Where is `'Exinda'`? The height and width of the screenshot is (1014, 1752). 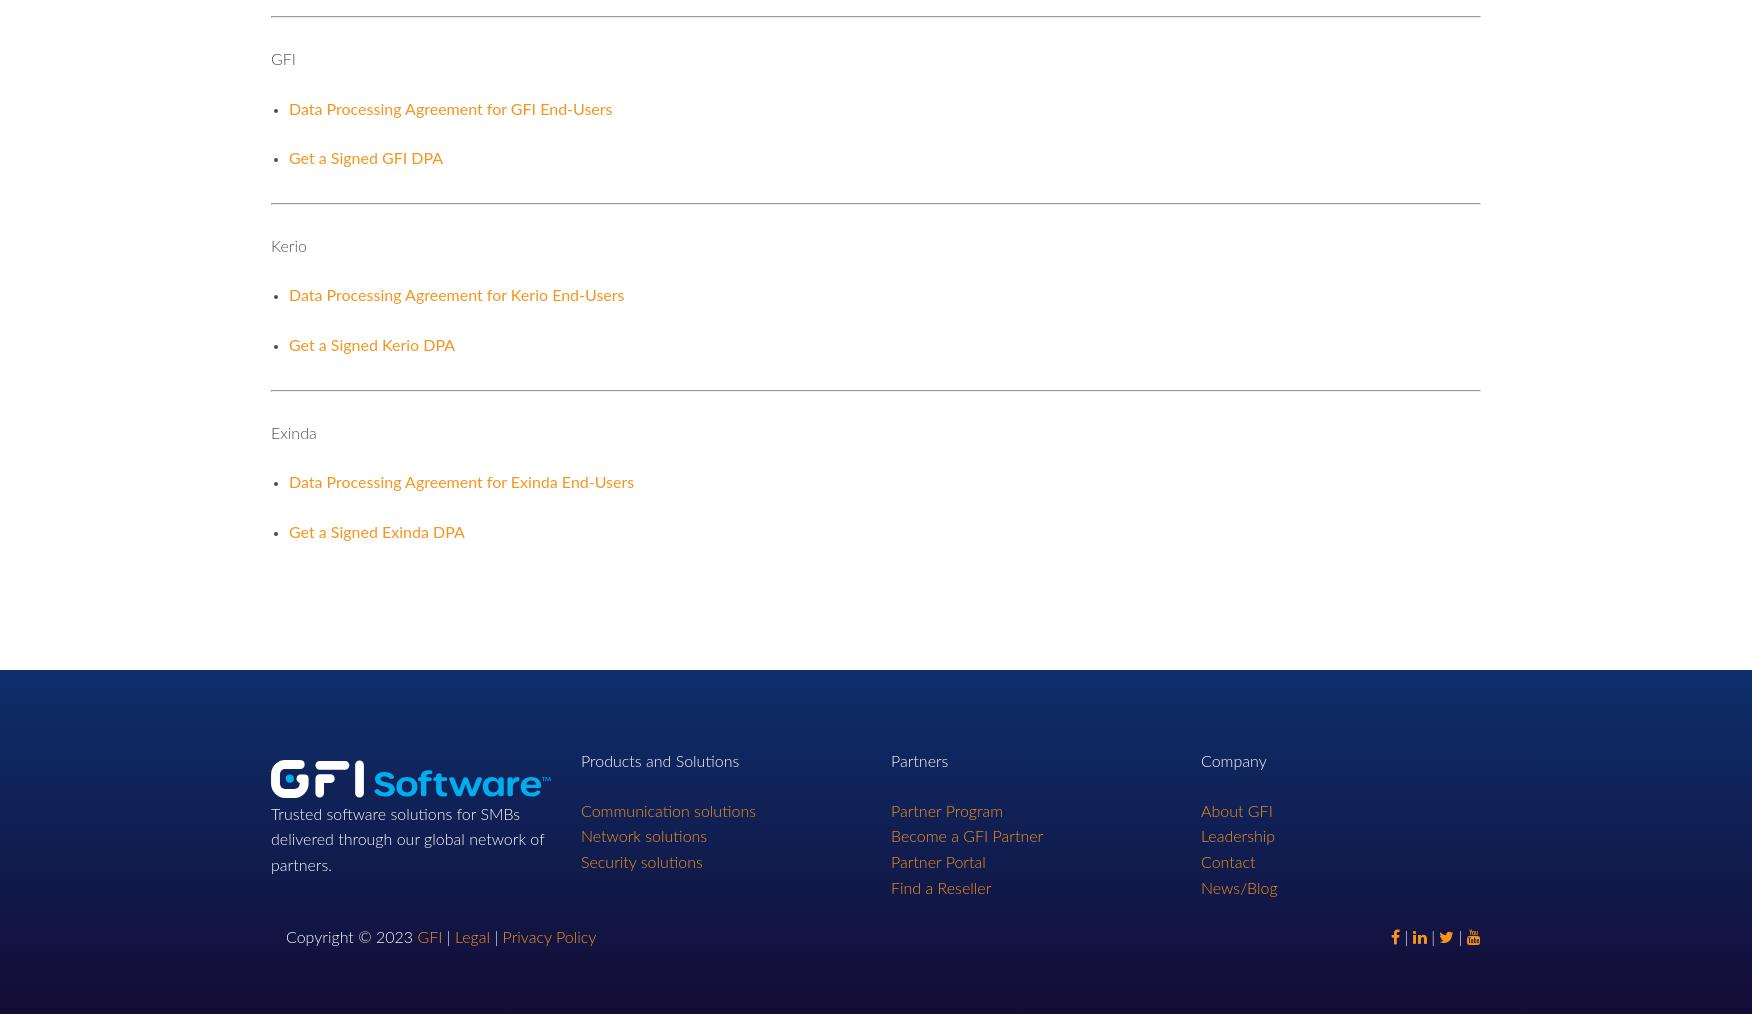 'Exinda' is located at coordinates (293, 432).